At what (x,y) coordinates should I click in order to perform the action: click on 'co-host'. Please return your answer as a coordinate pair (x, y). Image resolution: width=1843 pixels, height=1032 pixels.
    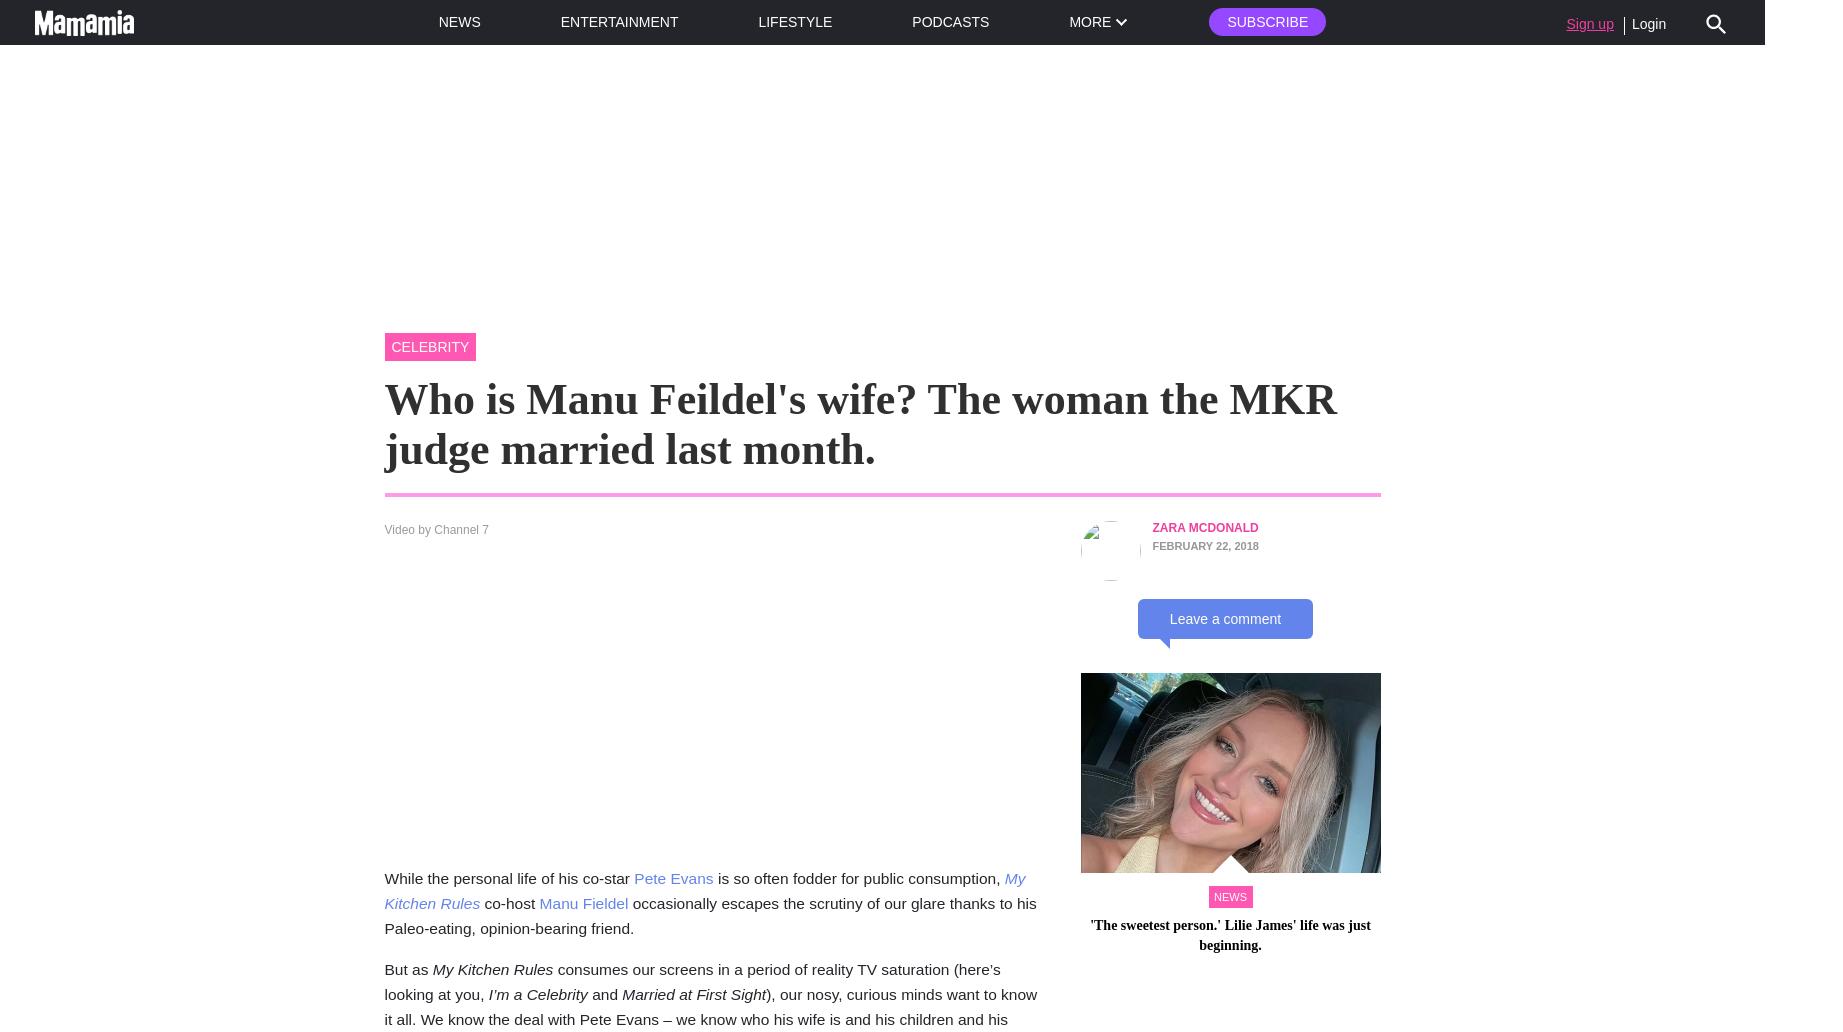
    Looking at the image, I should click on (509, 903).